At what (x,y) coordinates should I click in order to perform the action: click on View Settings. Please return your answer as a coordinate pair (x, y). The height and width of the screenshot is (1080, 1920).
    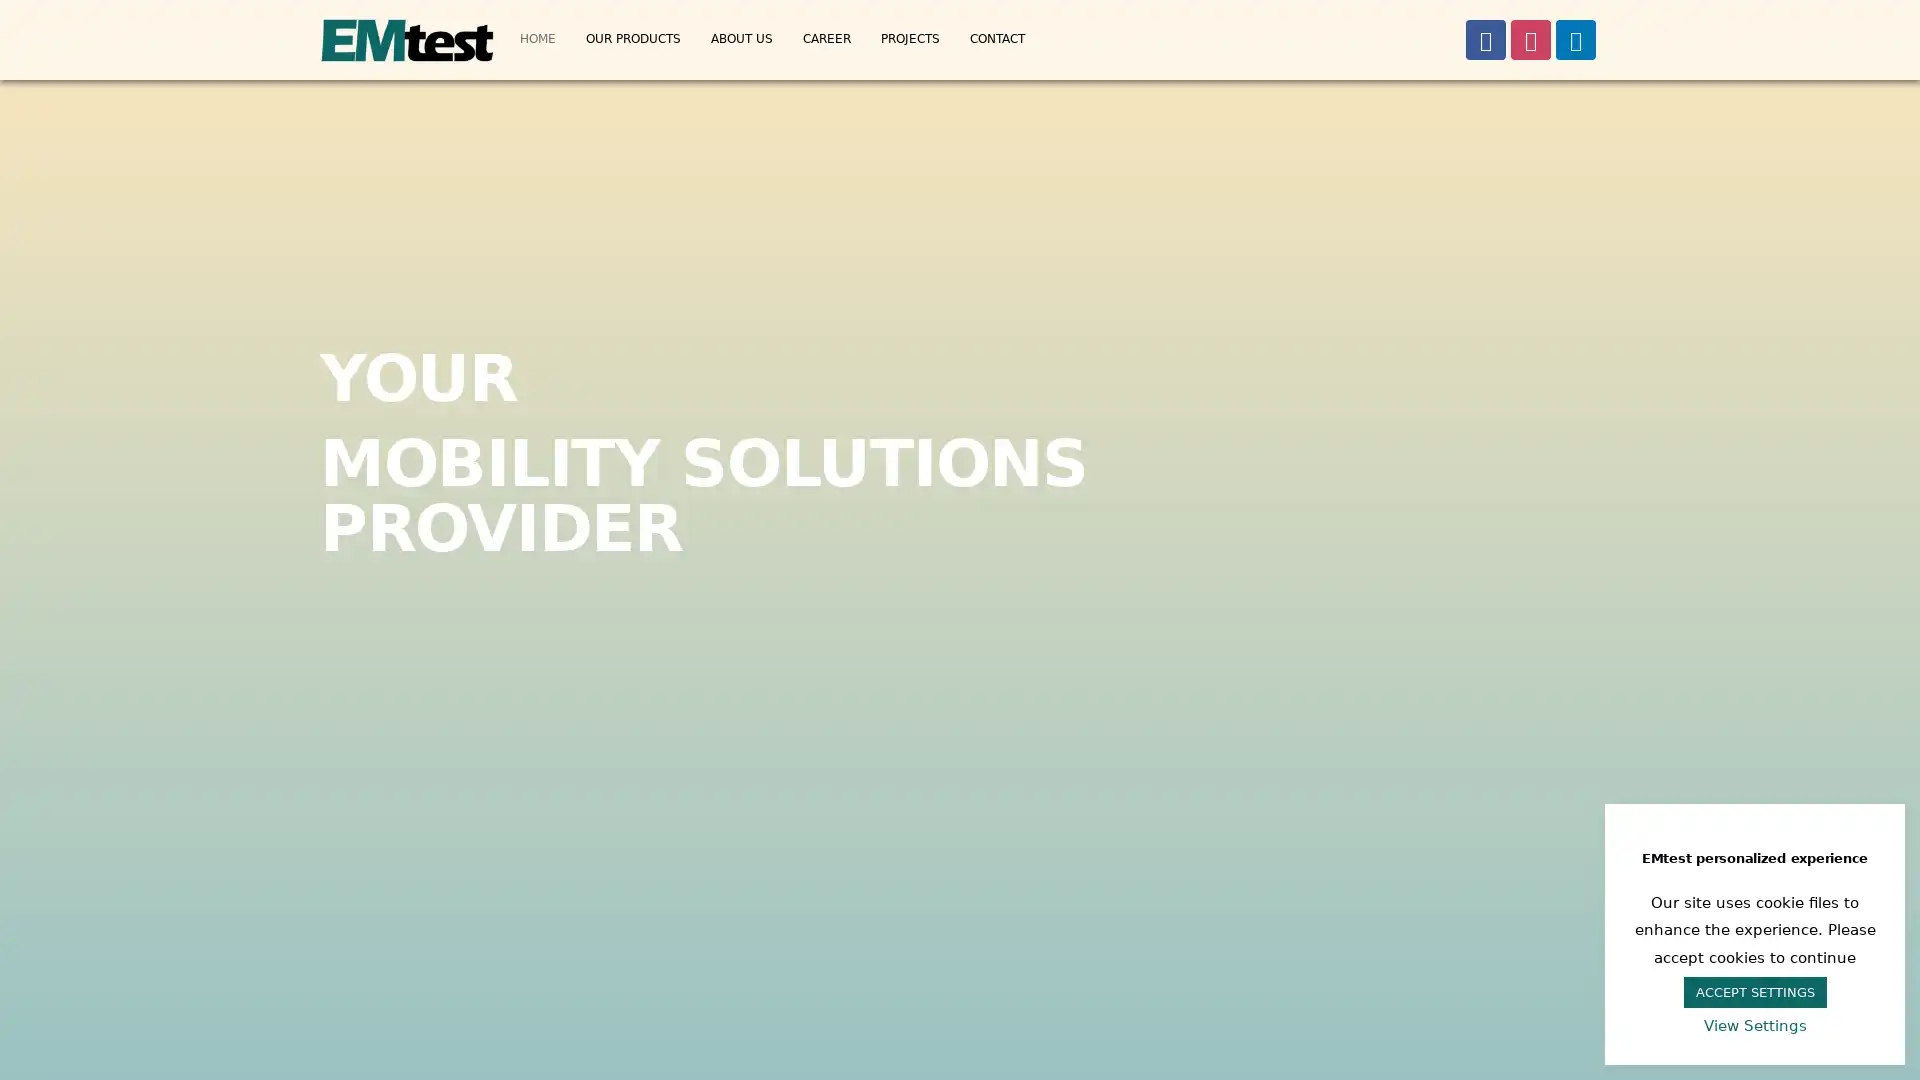
    Looking at the image, I should click on (1753, 1026).